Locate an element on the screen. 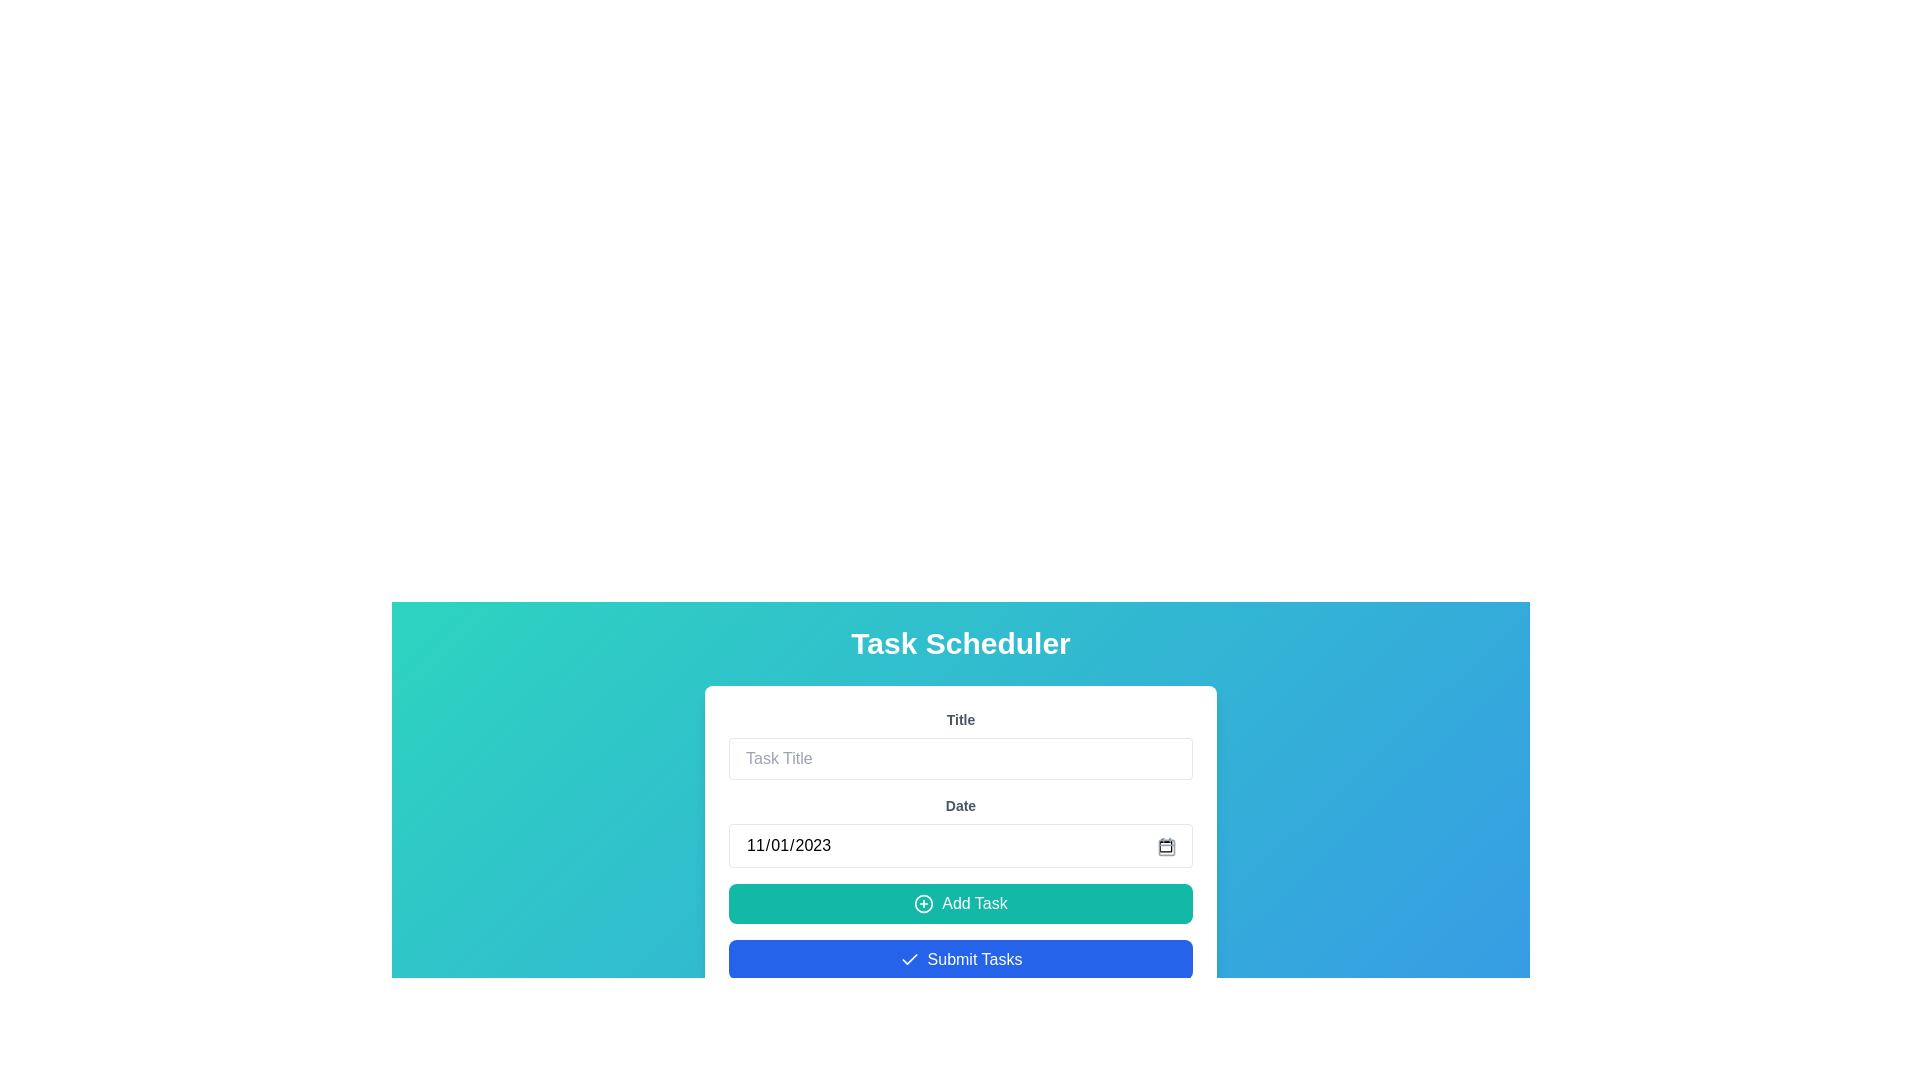 The width and height of the screenshot is (1920, 1080). to select text within the rectangular text input field styled with rounded corners and a light gray border, which has the placeholder text 'Task Title' is located at coordinates (960, 759).